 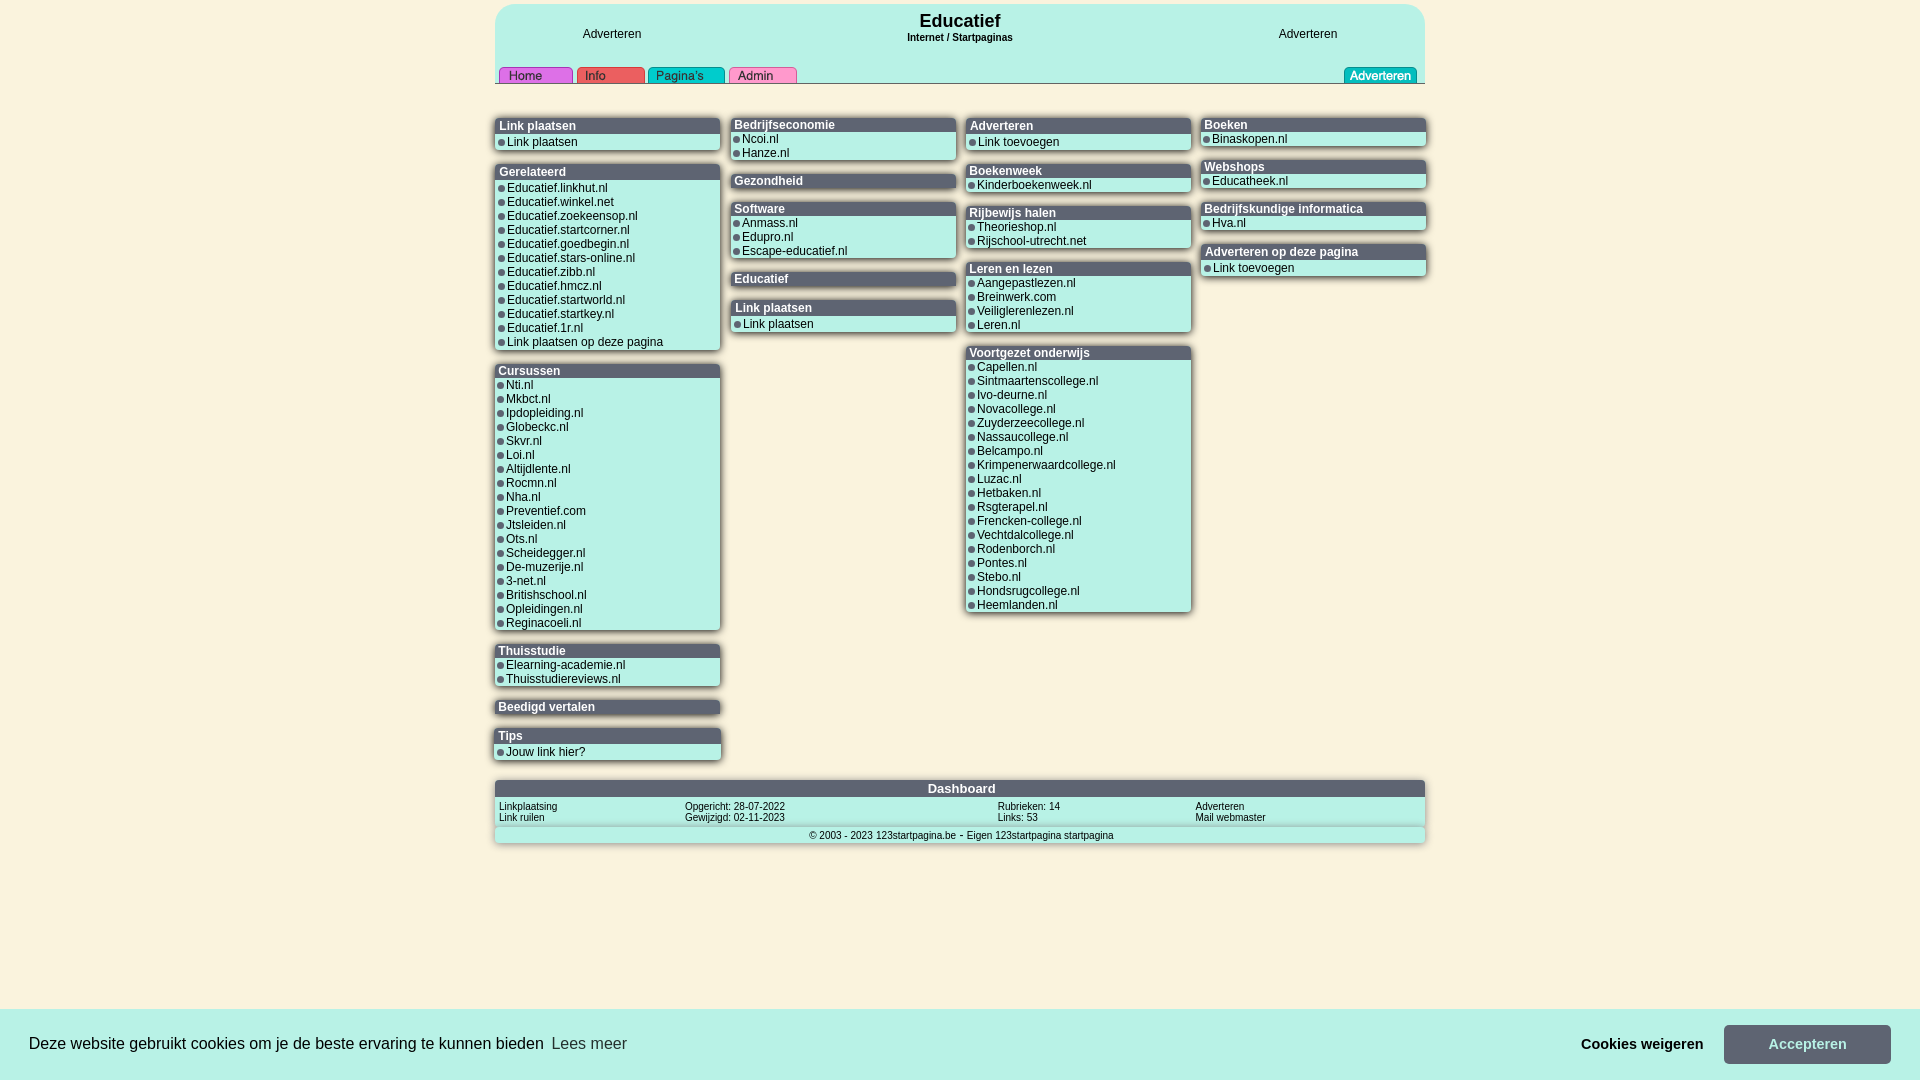 I want to click on 'Vechtdalcollege.nl', so click(x=1025, y=534).